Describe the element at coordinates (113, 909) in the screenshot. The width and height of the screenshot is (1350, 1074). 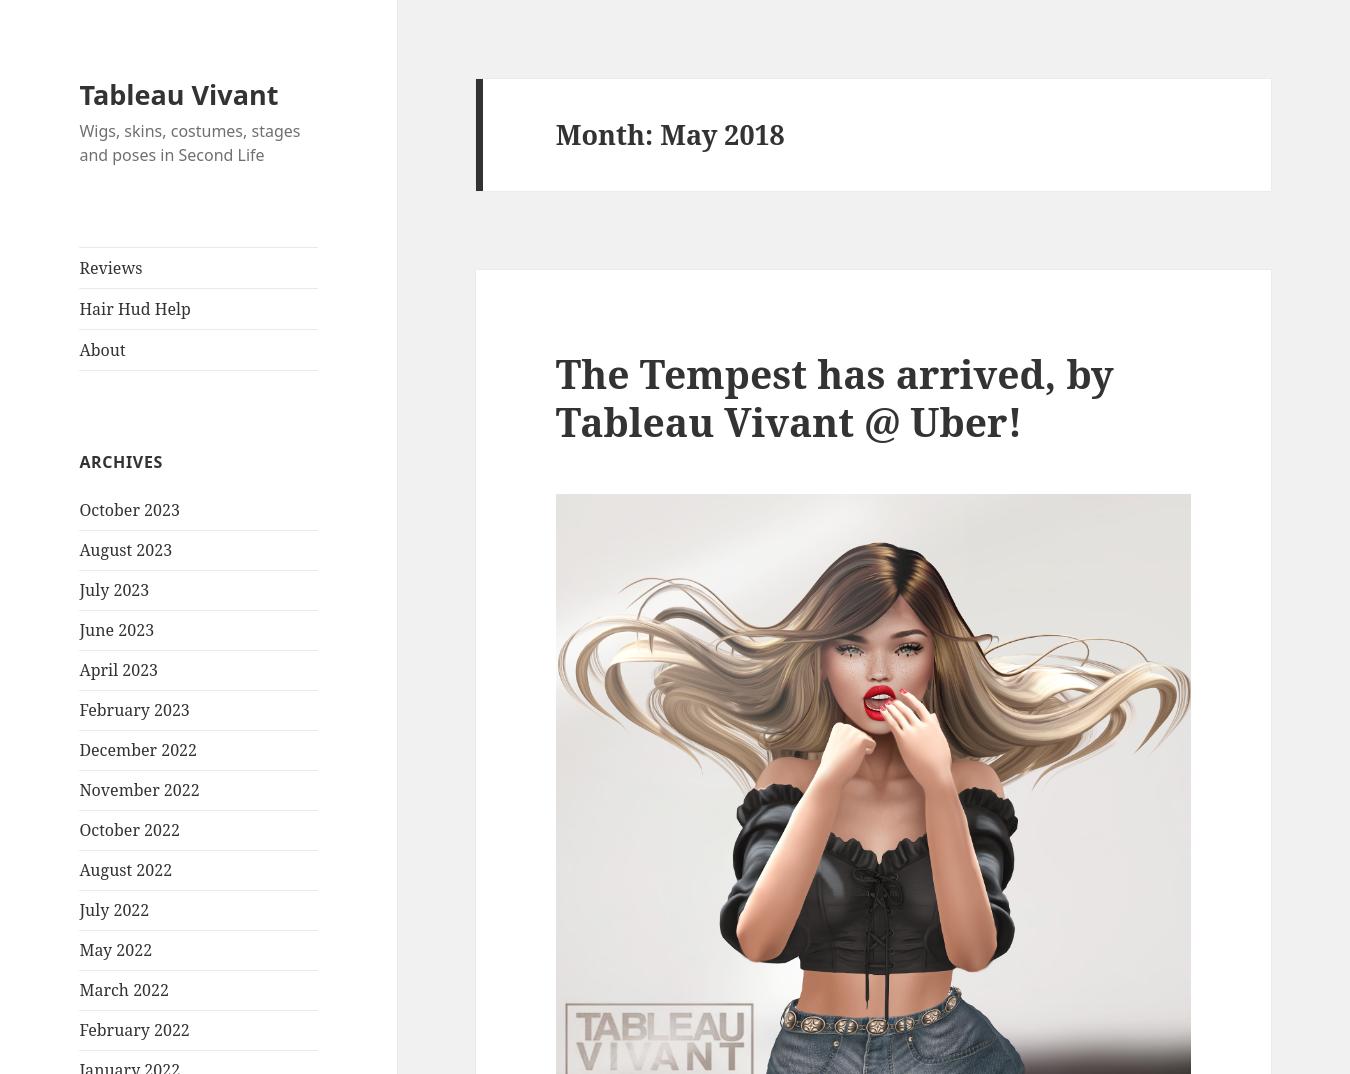
I see `'July 2022'` at that location.